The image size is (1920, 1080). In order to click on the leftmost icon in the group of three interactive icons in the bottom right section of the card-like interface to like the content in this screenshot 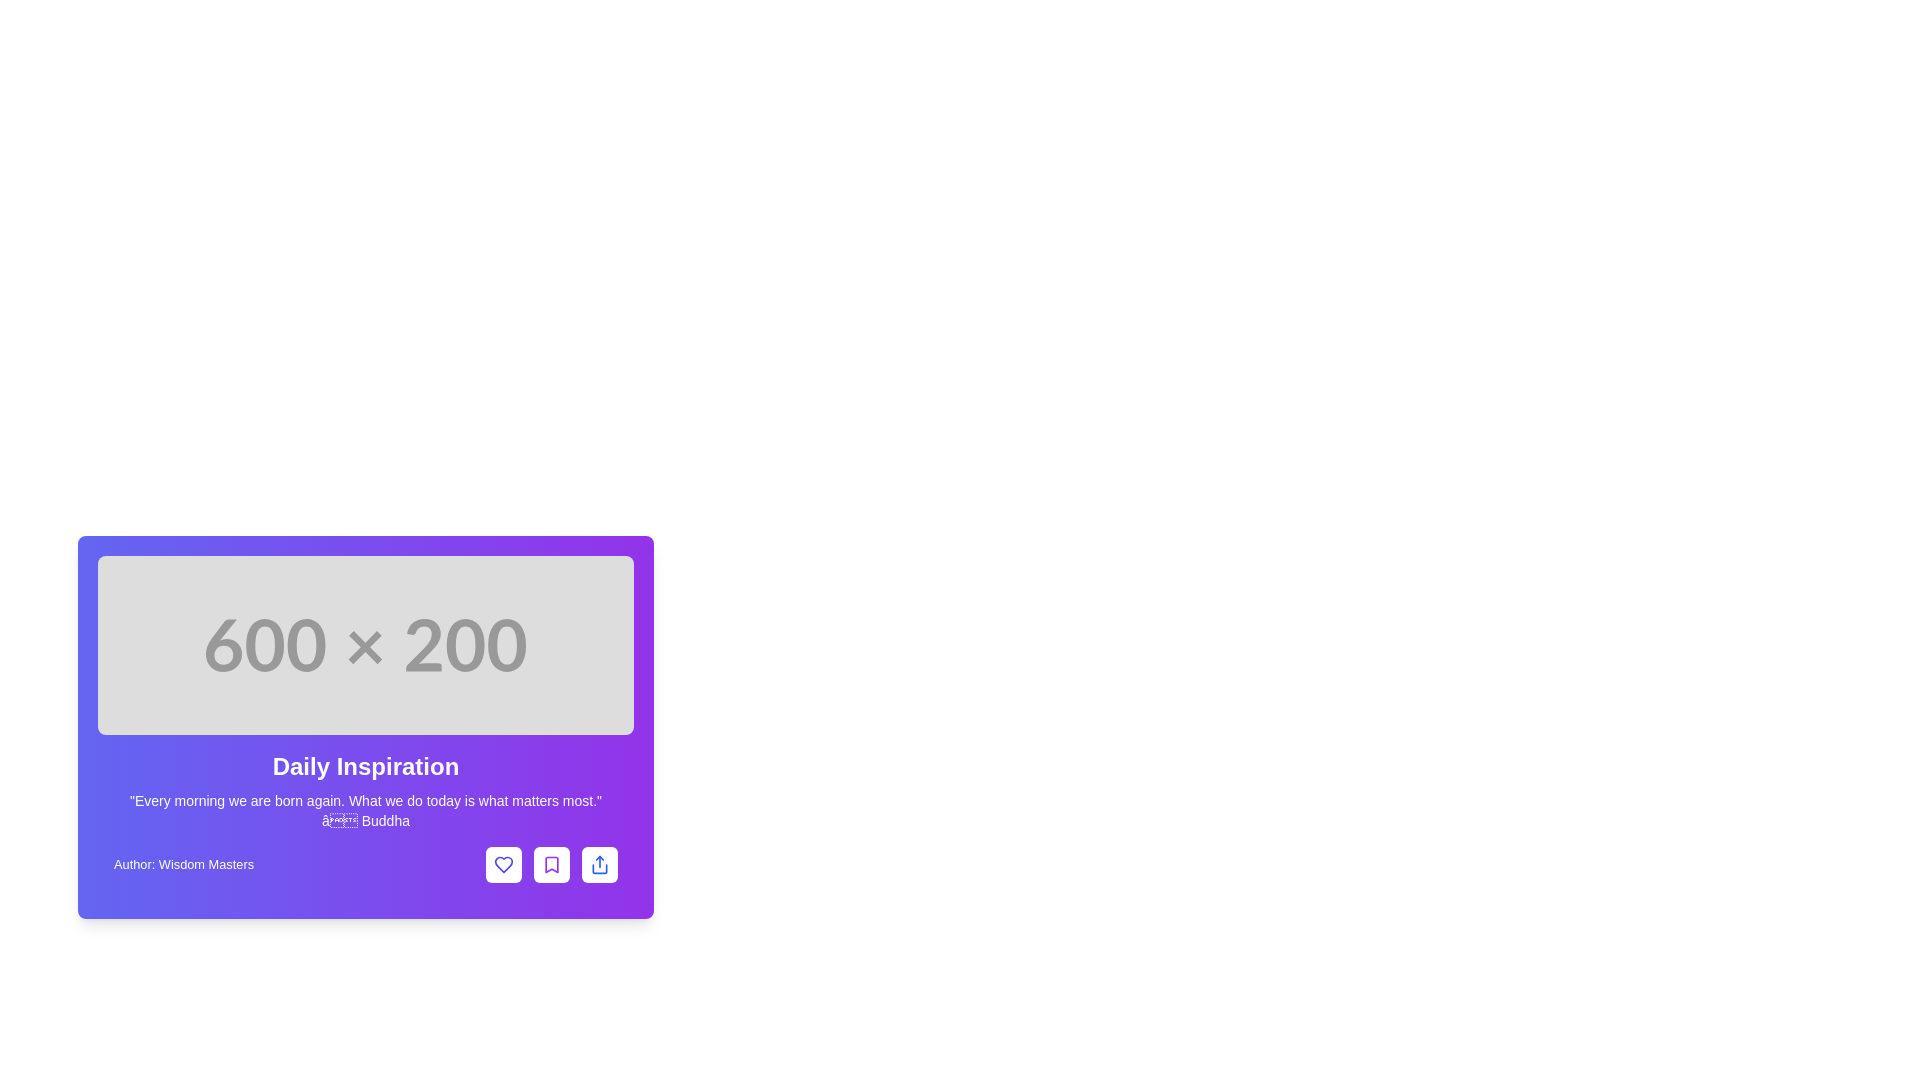, I will do `click(504, 863)`.